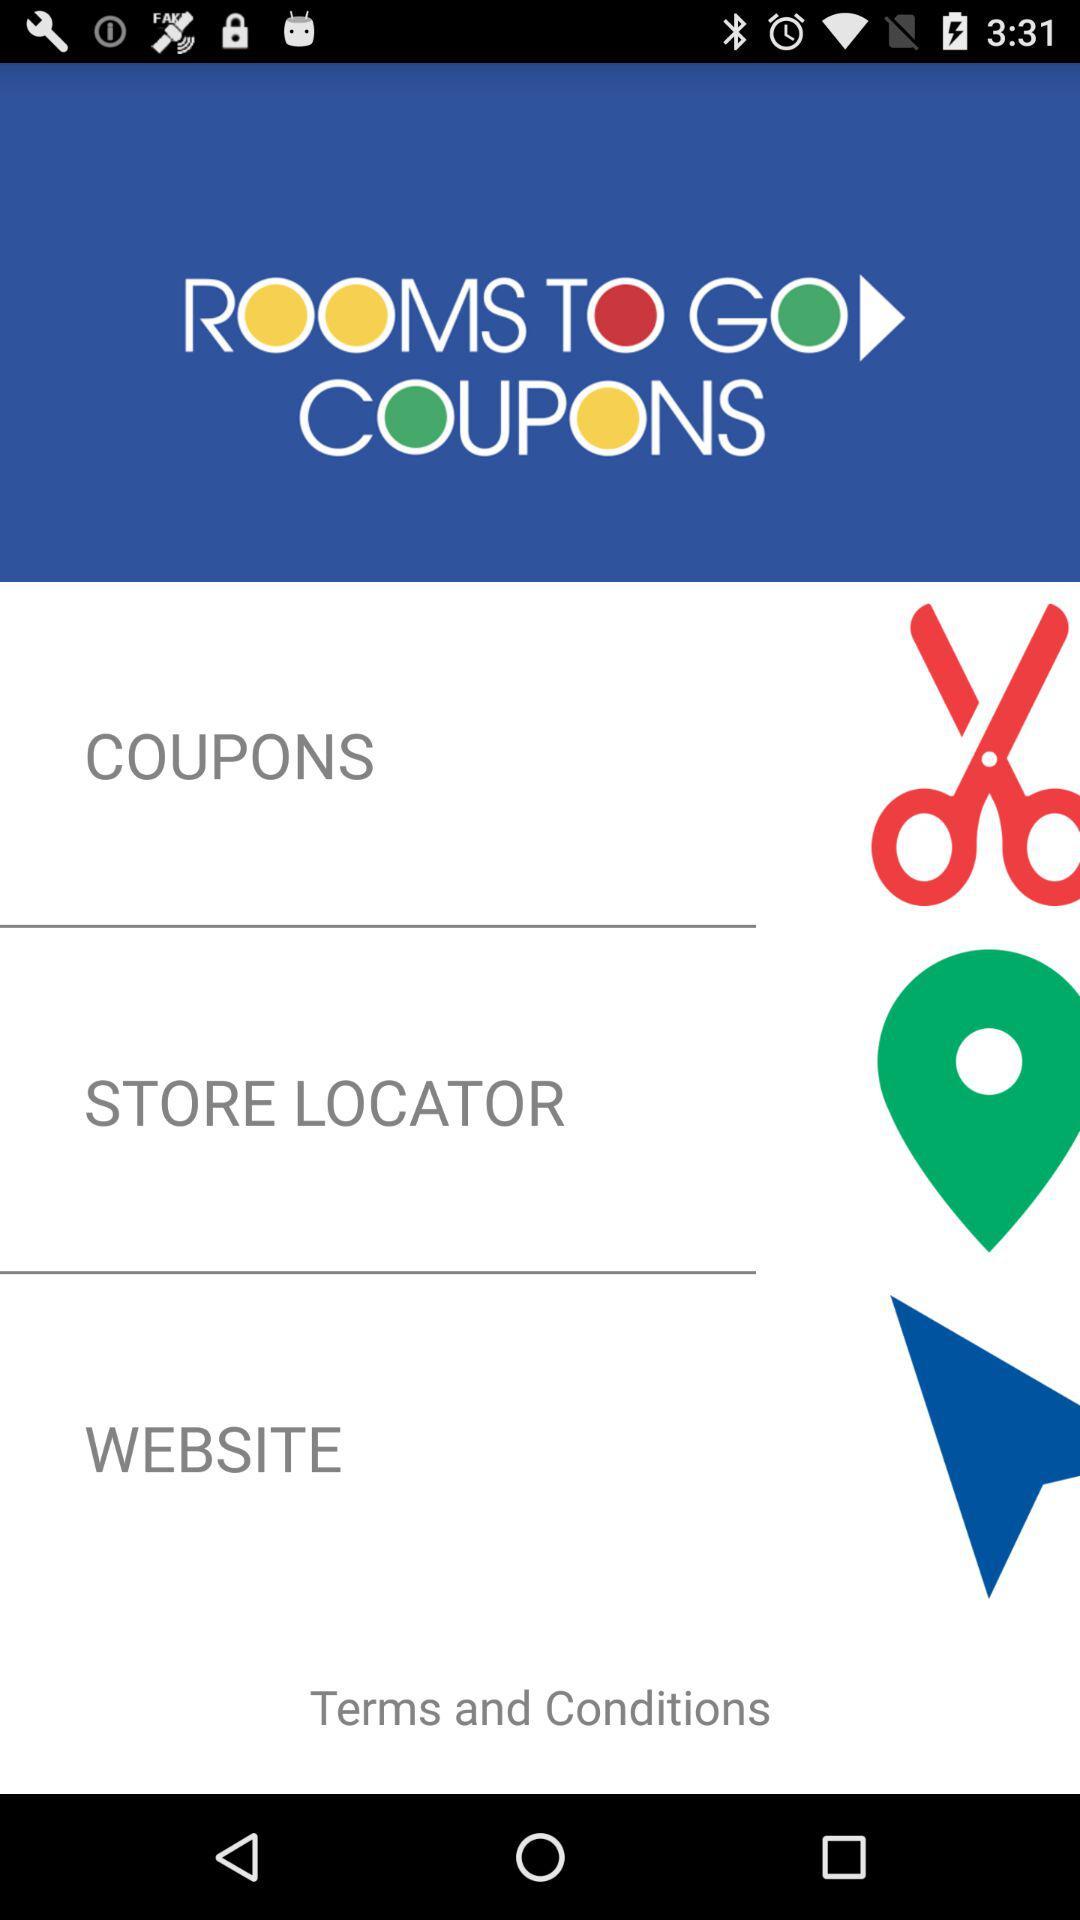 This screenshot has height=1920, width=1080. I want to click on website item, so click(540, 1447).